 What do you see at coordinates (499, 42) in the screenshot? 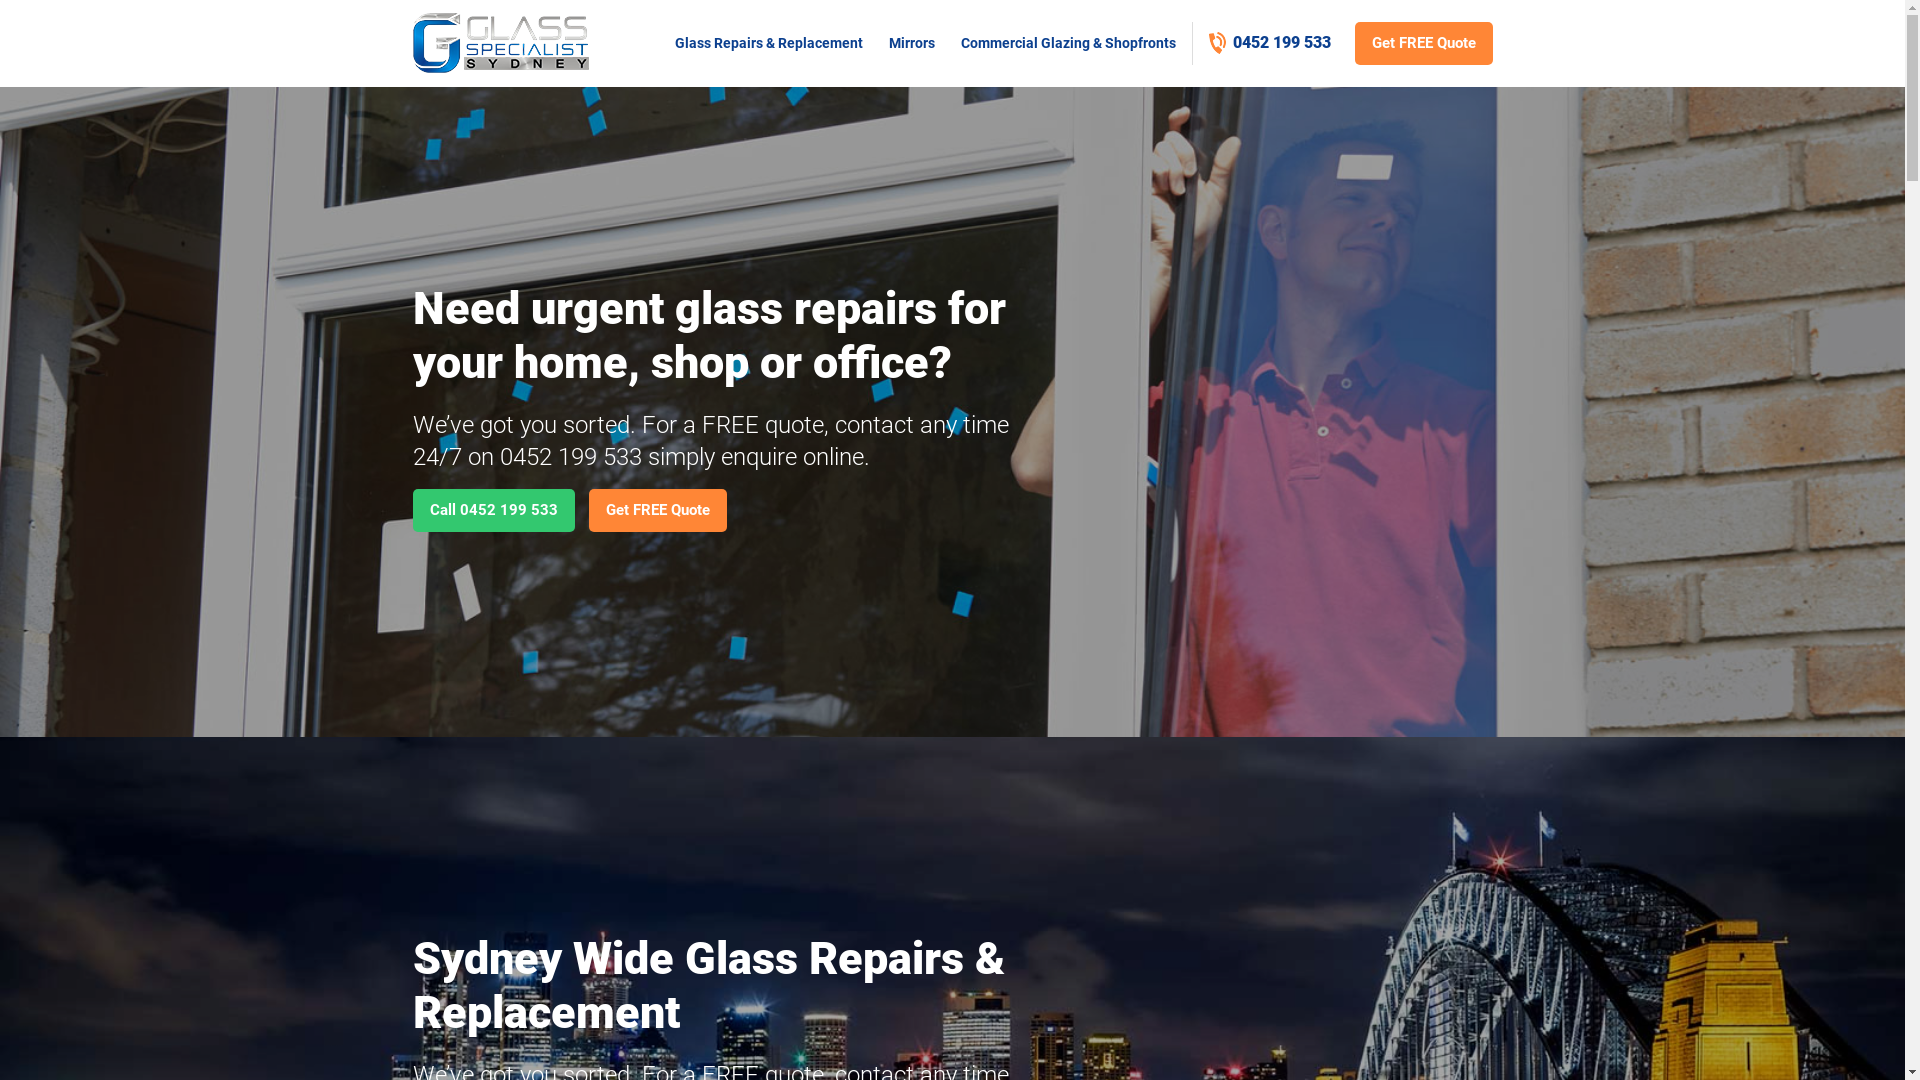
I see `'Sydney Glass Specialist'` at bounding box center [499, 42].